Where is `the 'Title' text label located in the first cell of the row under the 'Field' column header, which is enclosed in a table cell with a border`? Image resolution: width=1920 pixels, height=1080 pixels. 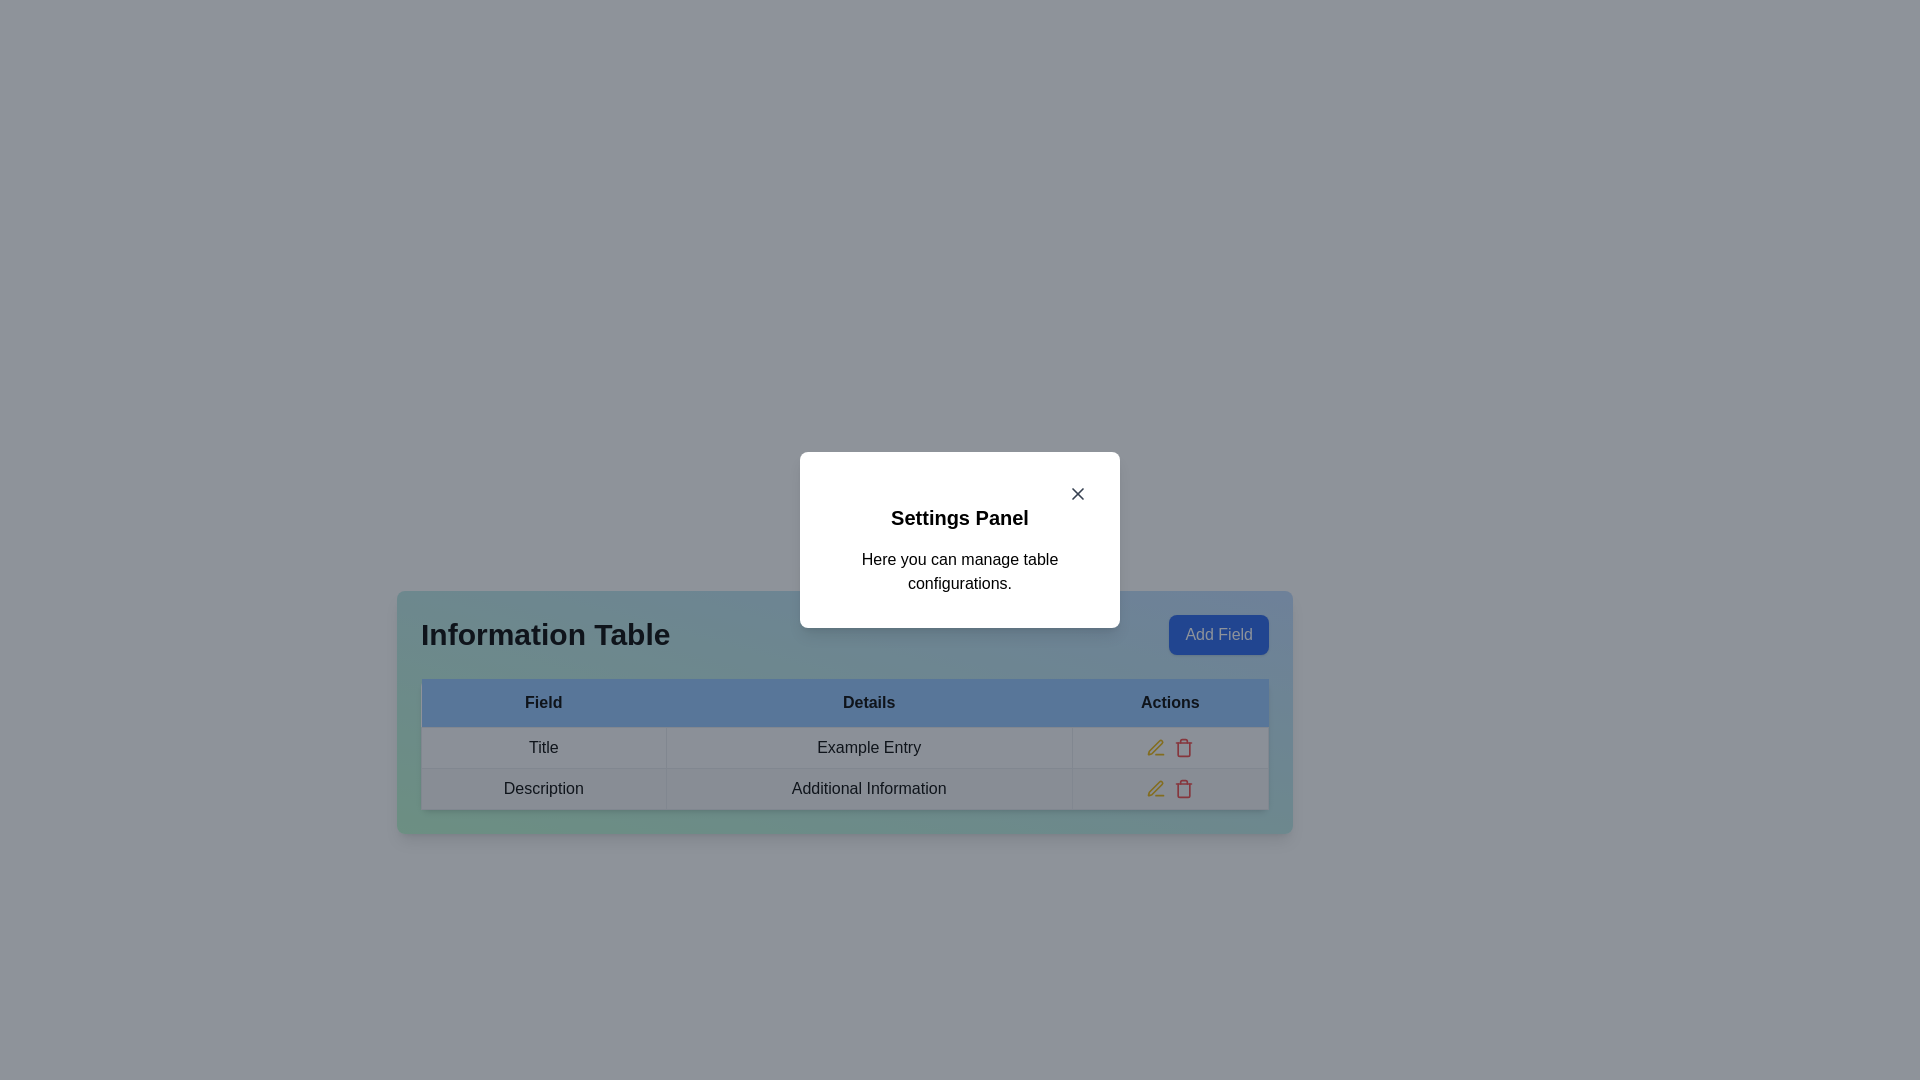 the 'Title' text label located in the first cell of the row under the 'Field' column header, which is enclosed in a table cell with a border is located at coordinates (543, 748).